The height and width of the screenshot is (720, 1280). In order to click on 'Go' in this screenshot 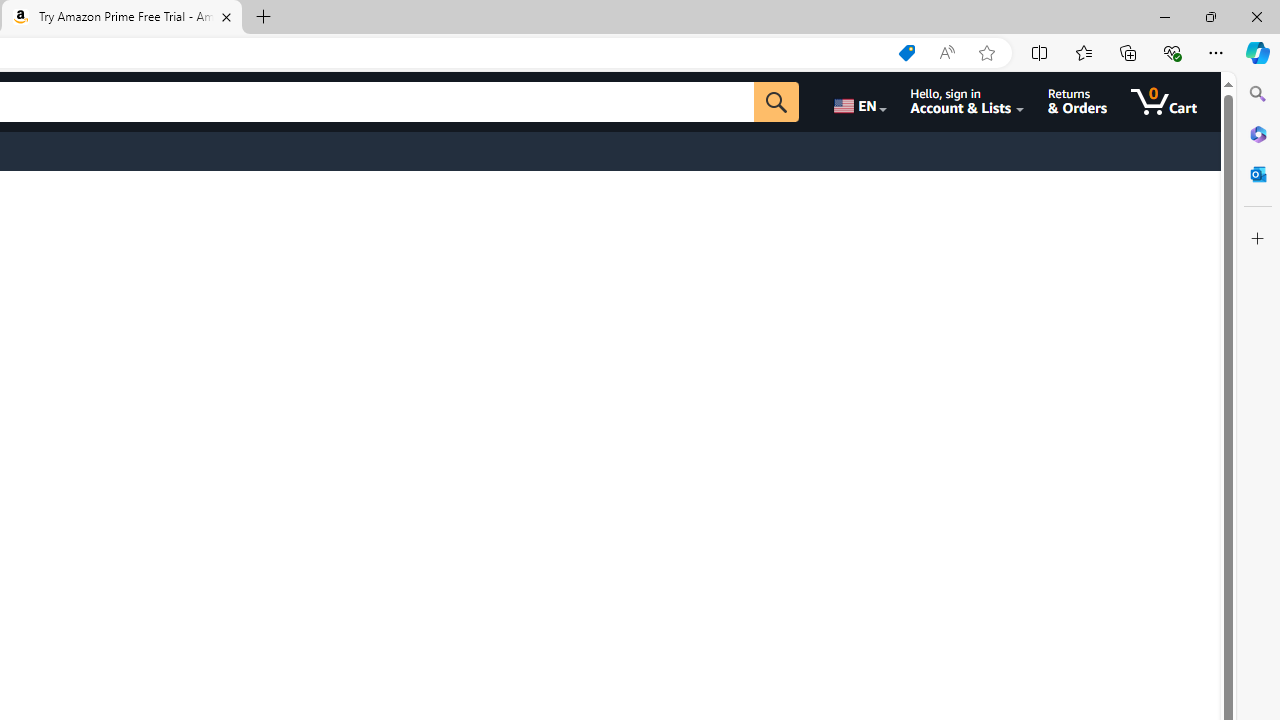, I will do `click(775, 101)`.